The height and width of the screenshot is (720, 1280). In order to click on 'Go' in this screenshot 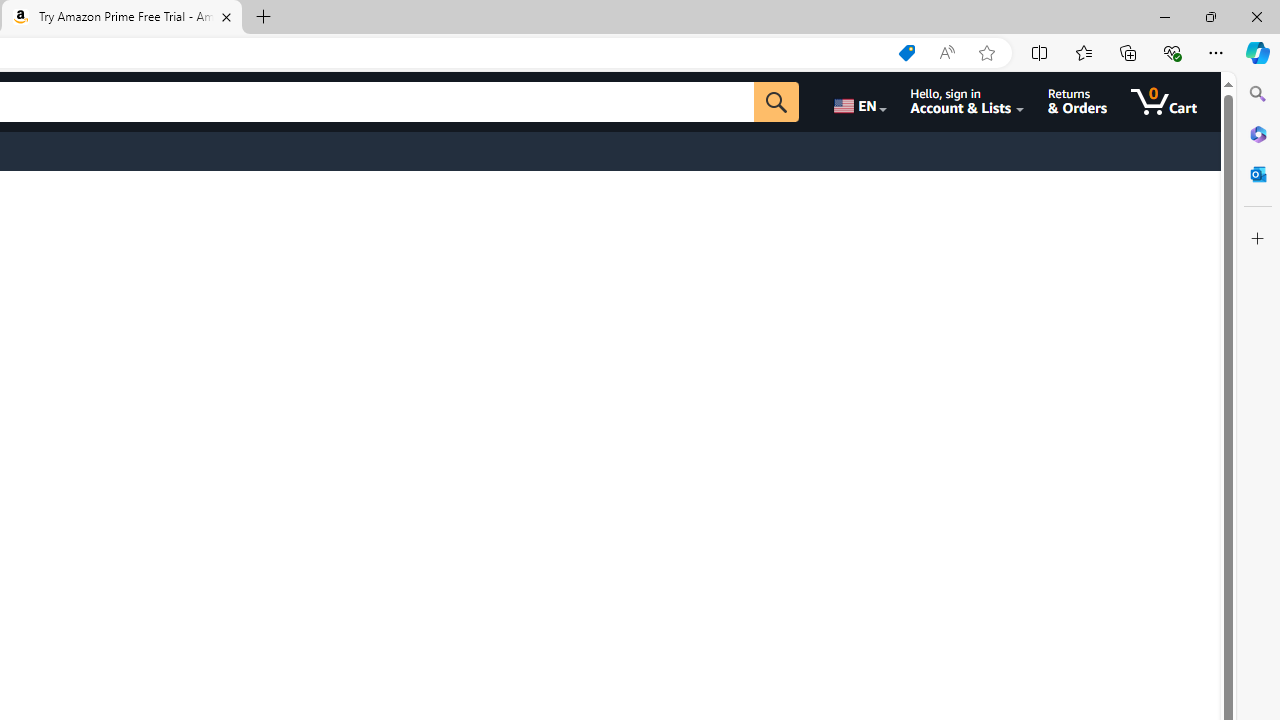, I will do `click(775, 101)`.